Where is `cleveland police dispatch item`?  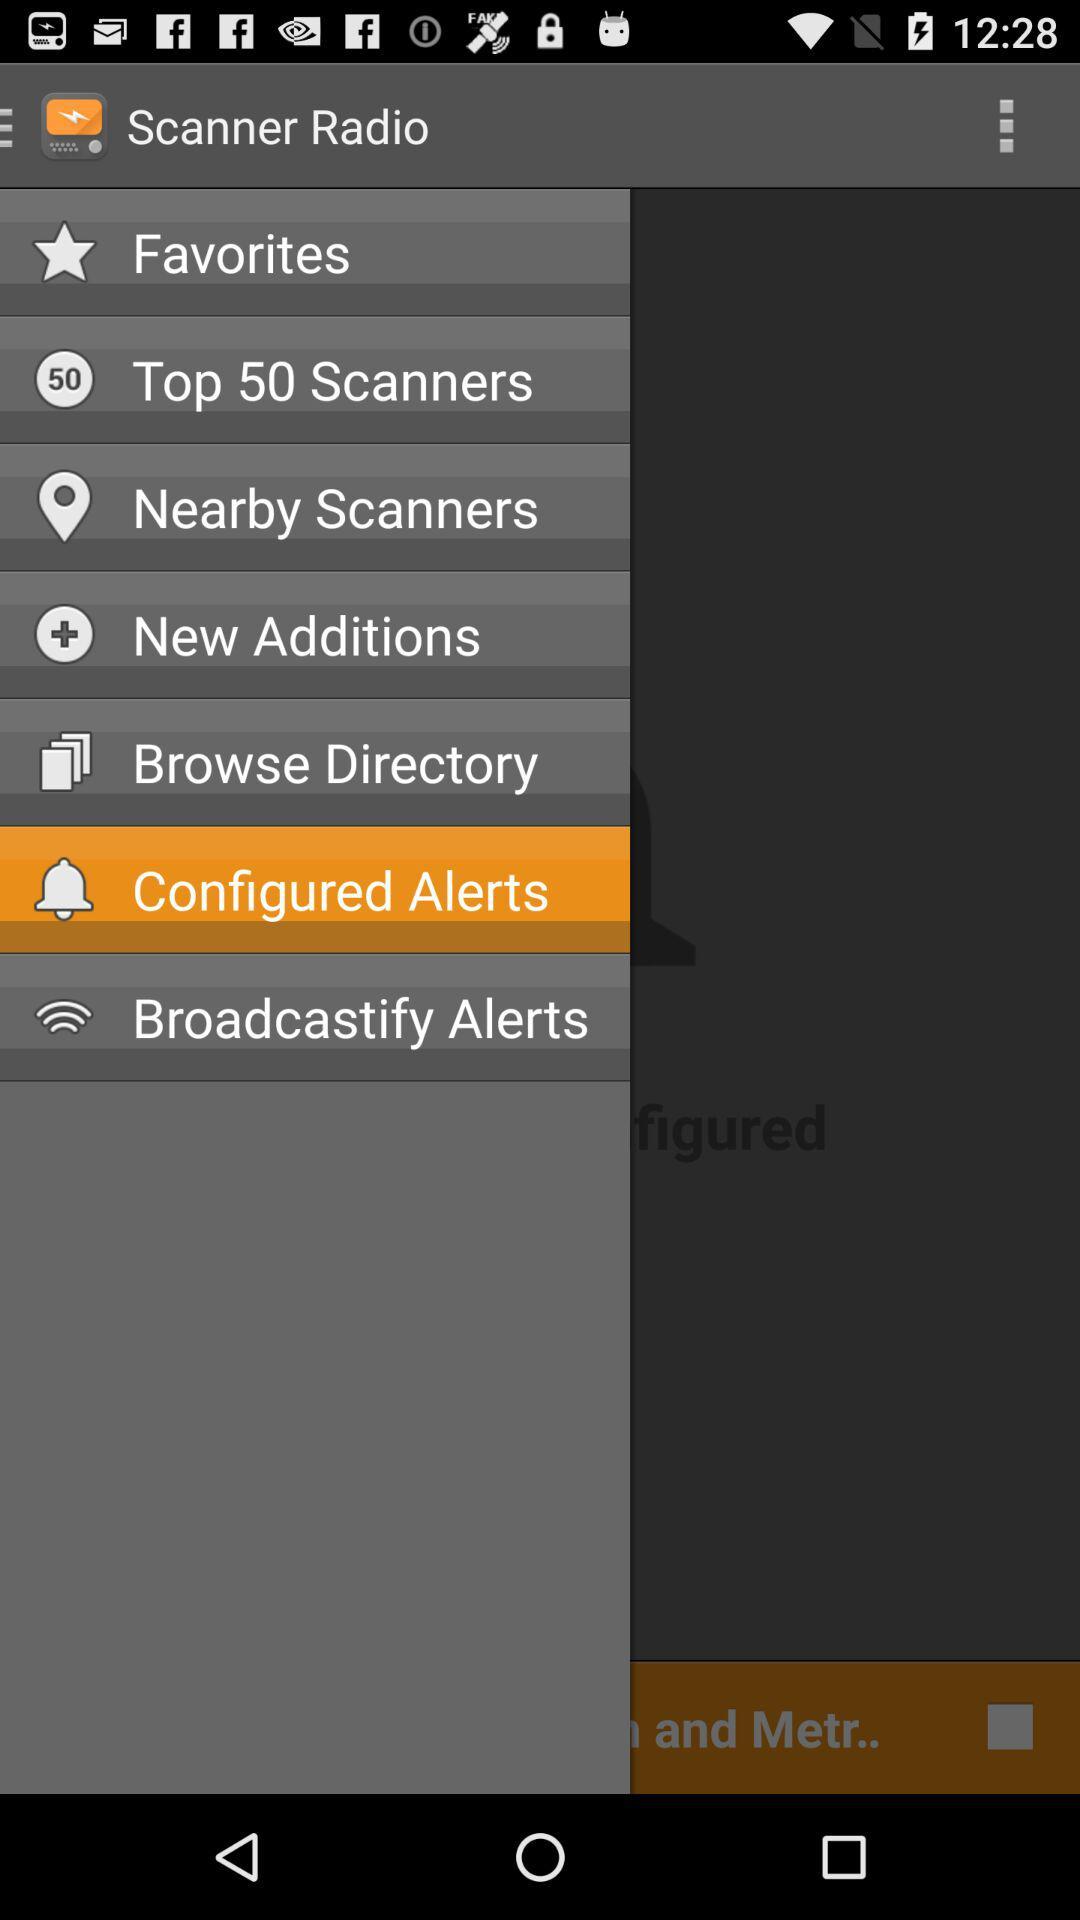 cleveland police dispatch item is located at coordinates (465, 1725).